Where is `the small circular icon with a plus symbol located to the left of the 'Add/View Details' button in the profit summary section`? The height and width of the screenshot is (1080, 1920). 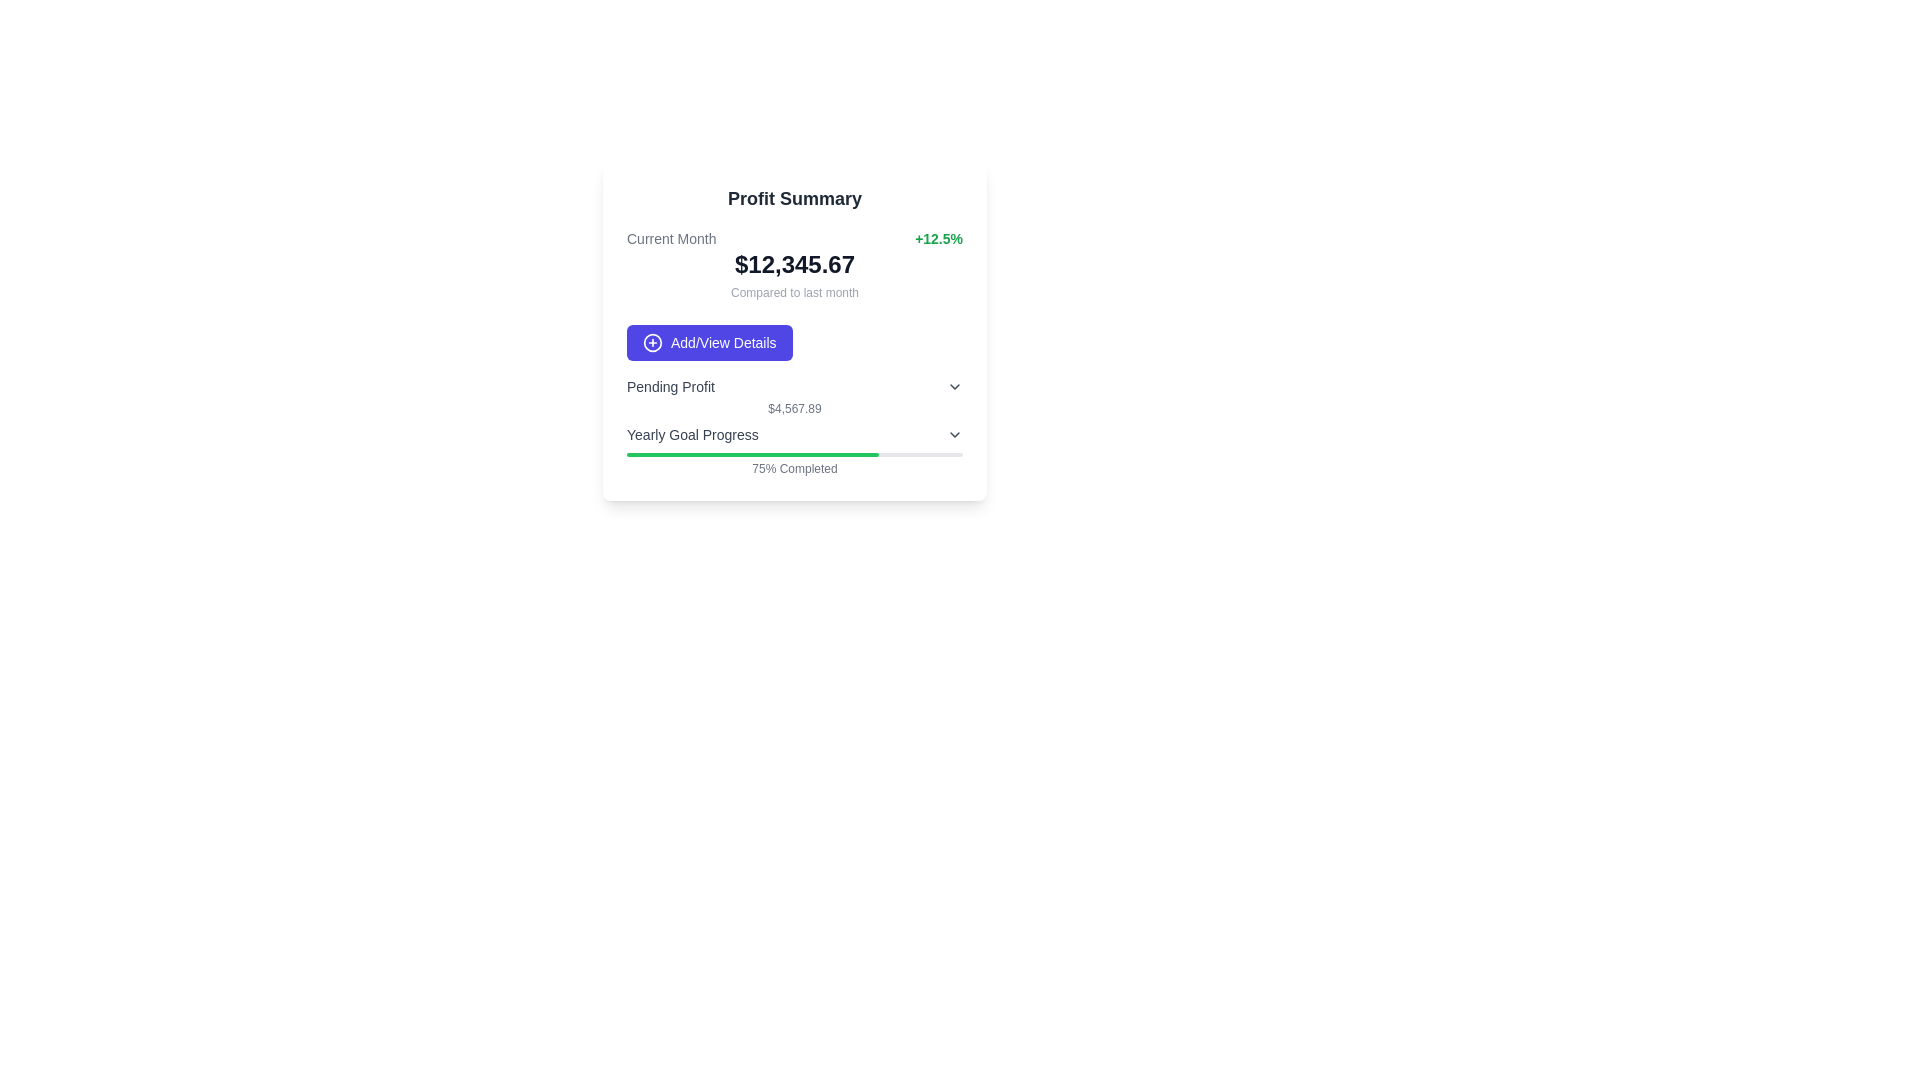 the small circular icon with a plus symbol located to the left of the 'Add/View Details' button in the profit summary section is located at coordinates (652, 342).